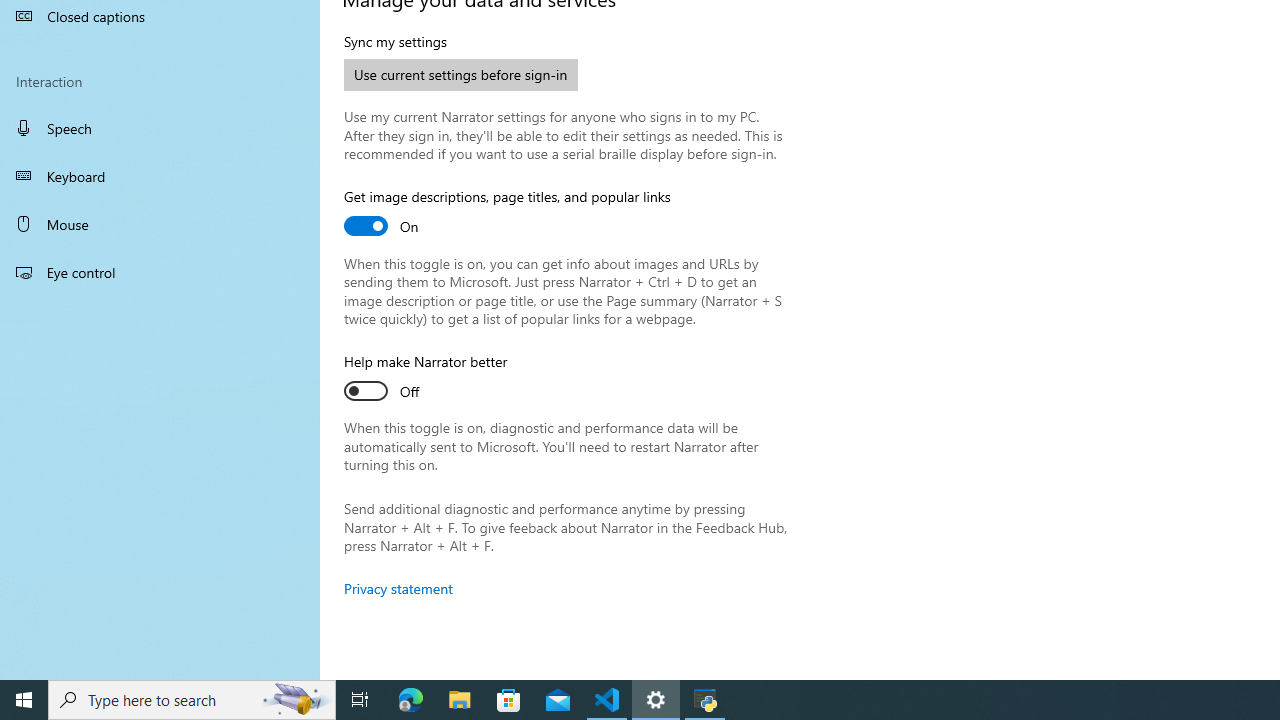 This screenshot has height=720, width=1280. Describe the element at coordinates (459, 698) in the screenshot. I see `'File Explorer'` at that location.